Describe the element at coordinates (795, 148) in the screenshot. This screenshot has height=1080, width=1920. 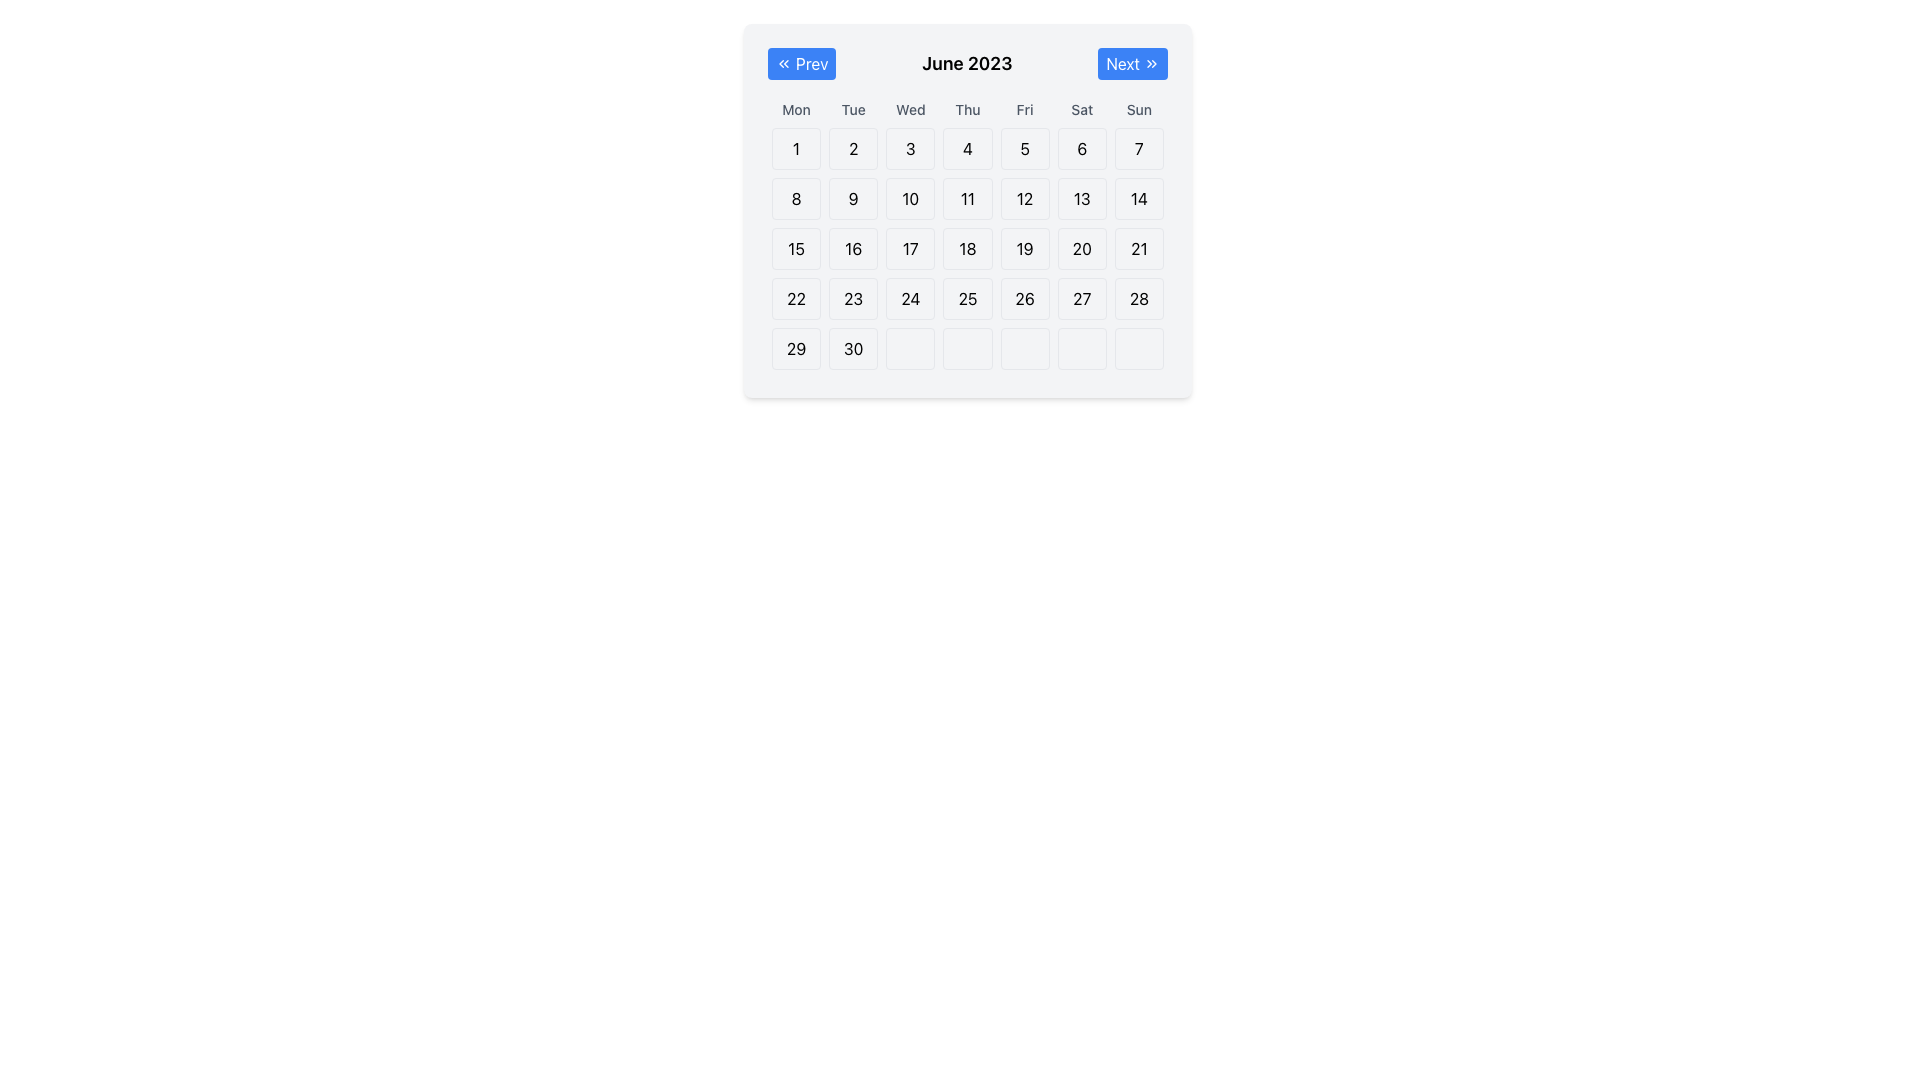
I see `the square-shaped button with a rounded border and bold black text '1'` at that location.